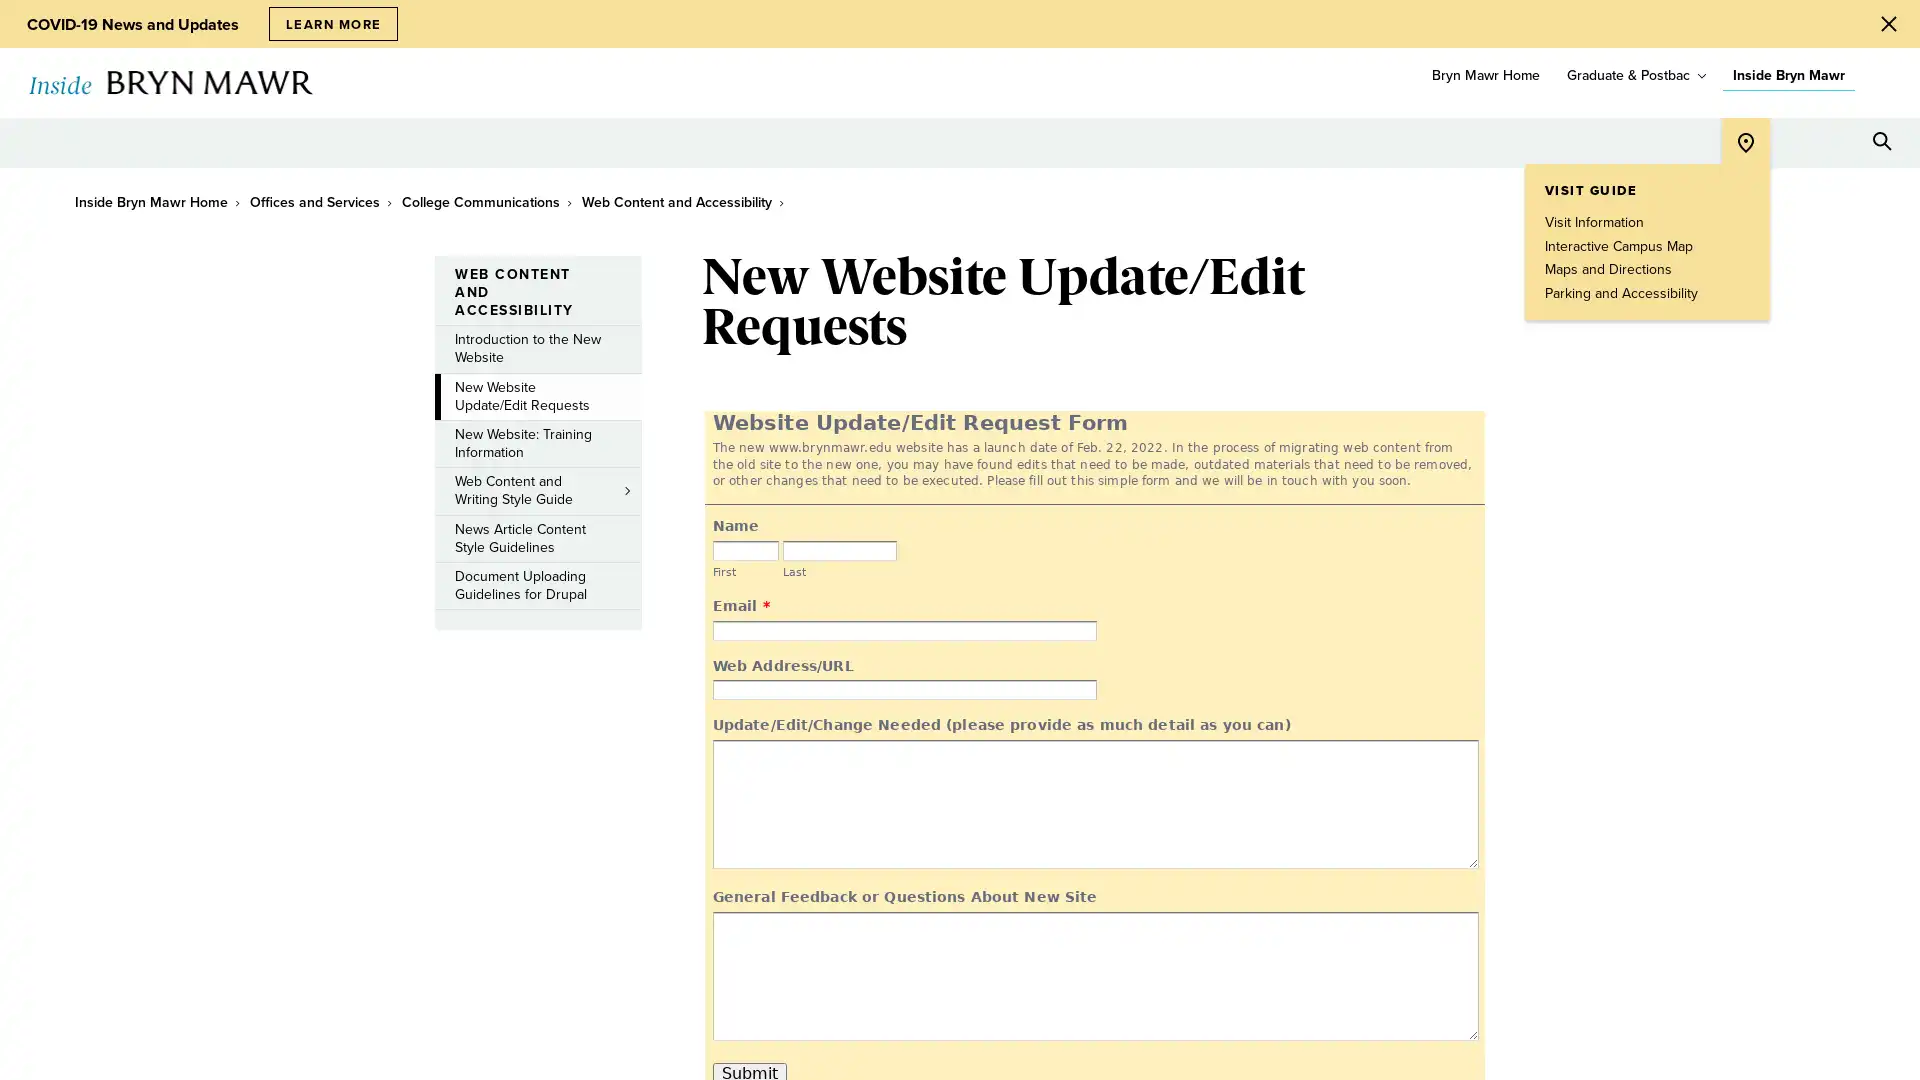 The width and height of the screenshot is (1920, 1080). Describe the element at coordinates (230, 130) in the screenshot. I see `toggle submenu` at that location.